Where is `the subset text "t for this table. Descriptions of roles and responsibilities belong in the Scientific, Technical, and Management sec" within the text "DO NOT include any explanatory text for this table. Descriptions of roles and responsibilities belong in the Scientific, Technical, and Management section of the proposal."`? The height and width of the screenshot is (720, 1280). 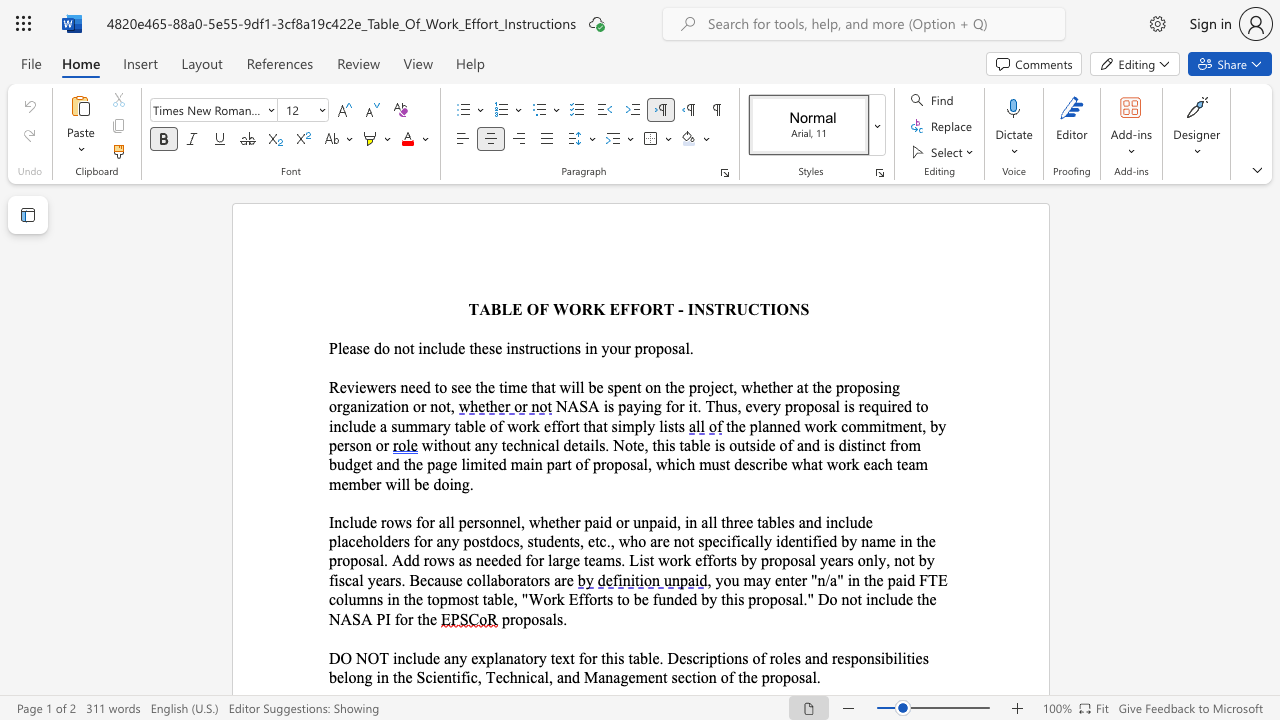
the subset text "t for this table. Descriptions of roles and responsibilities belong in the Scientific, Technical, and Management sec" within the text "DO NOT include any explanatory text for this table. Descriptions of roles and responsibilities belong in the Scientific, Technical, and Management section of the proposal." is located at coordinates (569, 658).